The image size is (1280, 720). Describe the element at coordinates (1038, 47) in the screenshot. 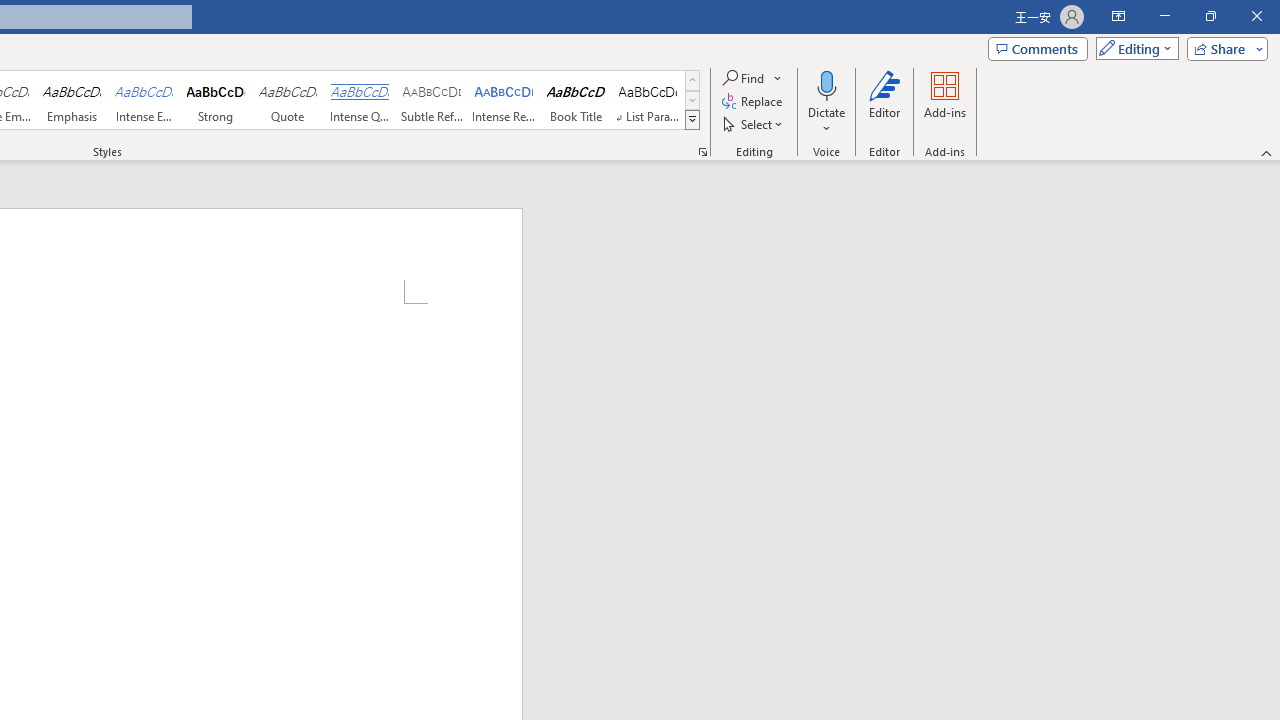

I see `'Comments'` at that location.